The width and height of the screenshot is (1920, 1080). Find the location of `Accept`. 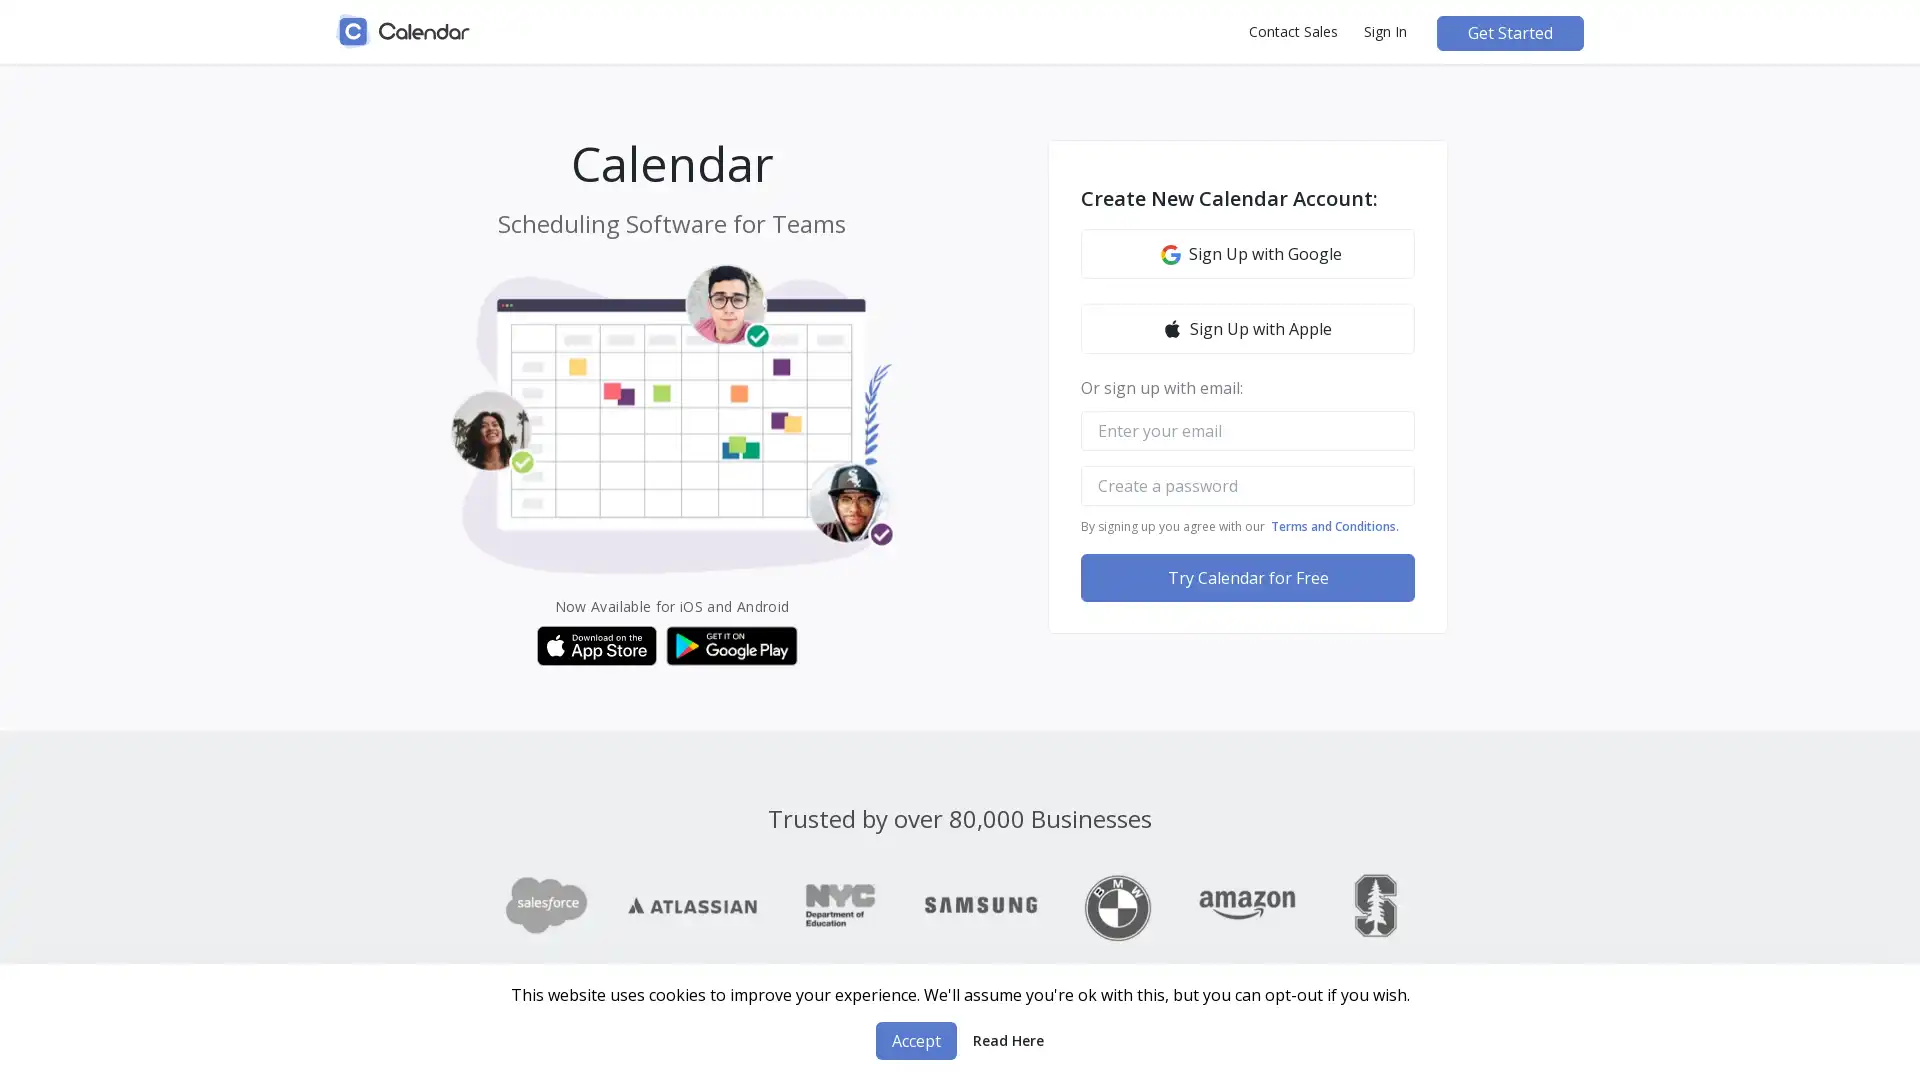

Accept is located at coordinates (915, 1039).